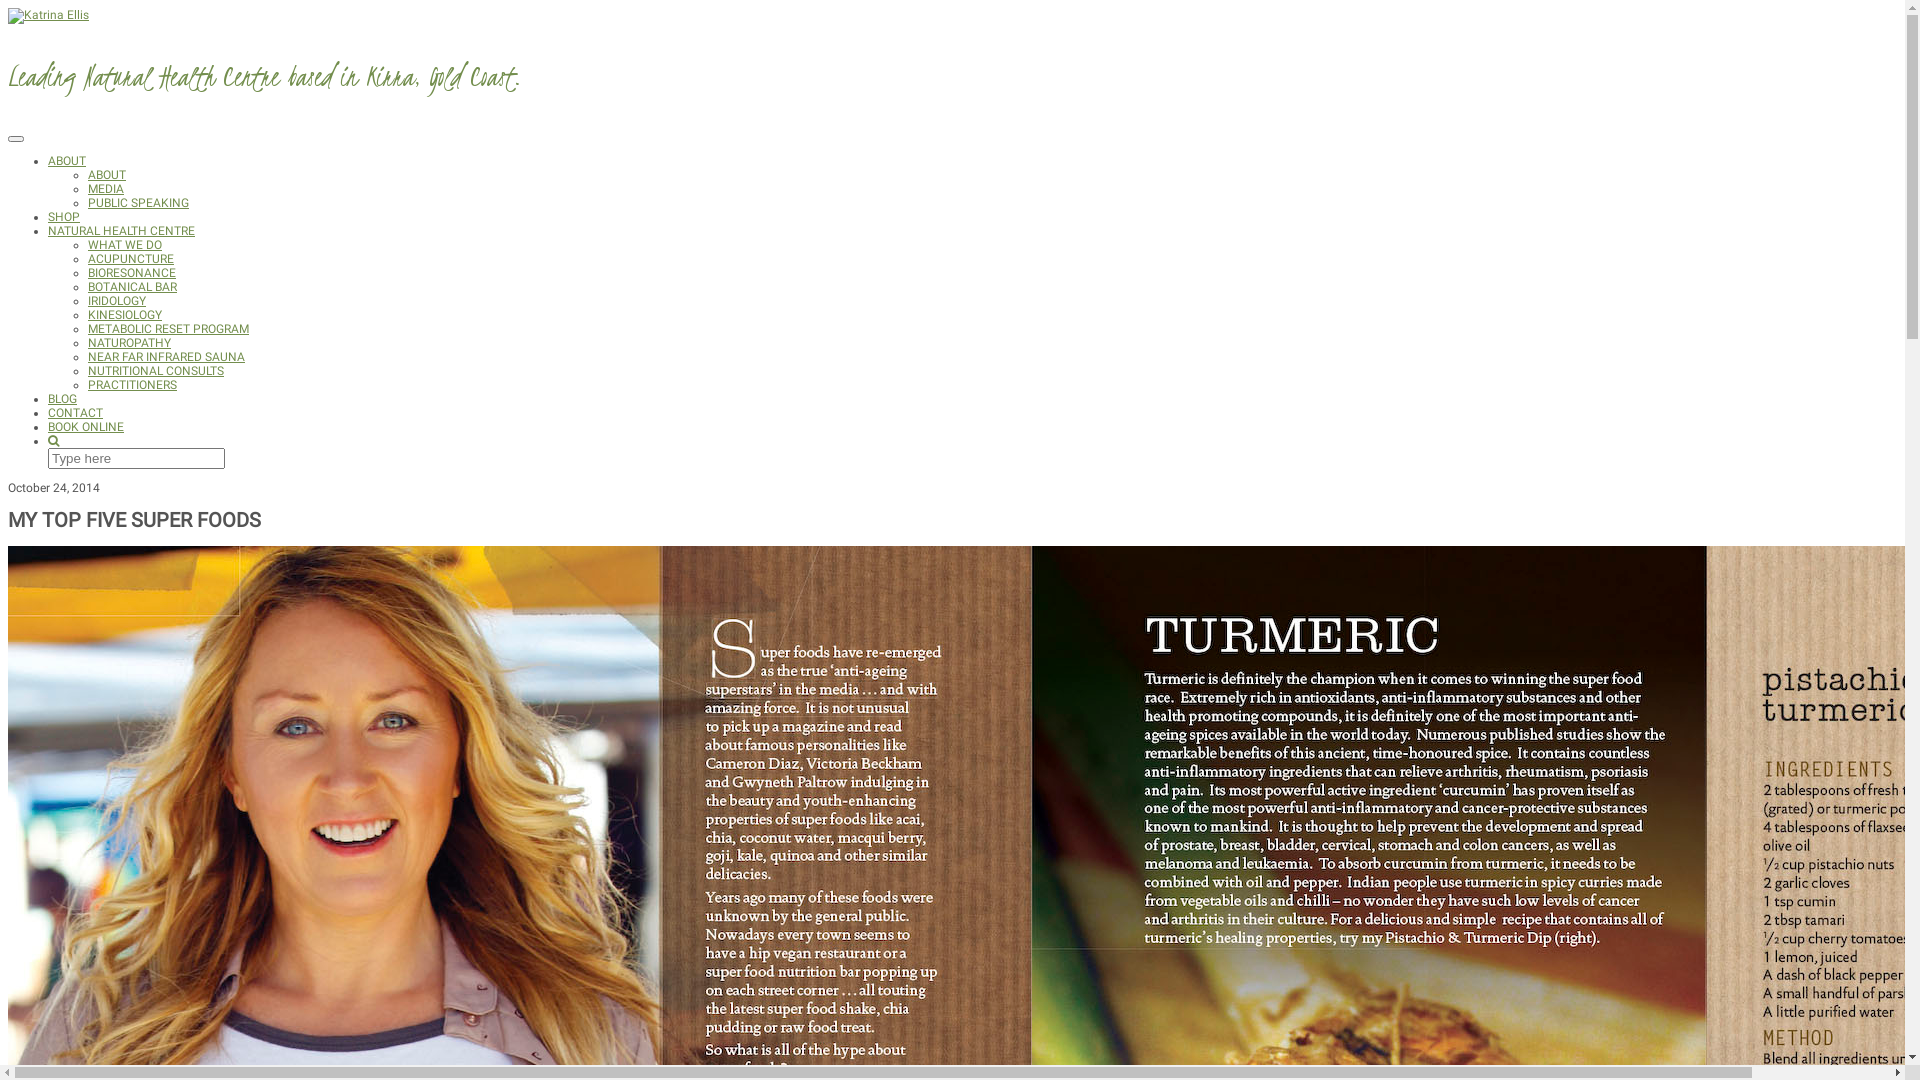 The height and width of the screenshot is (1080, 1920). Describe the element at coordinates (168, 327) in the screenshot. I see `'METABOLIC RESET PROGRAM'` at that location.